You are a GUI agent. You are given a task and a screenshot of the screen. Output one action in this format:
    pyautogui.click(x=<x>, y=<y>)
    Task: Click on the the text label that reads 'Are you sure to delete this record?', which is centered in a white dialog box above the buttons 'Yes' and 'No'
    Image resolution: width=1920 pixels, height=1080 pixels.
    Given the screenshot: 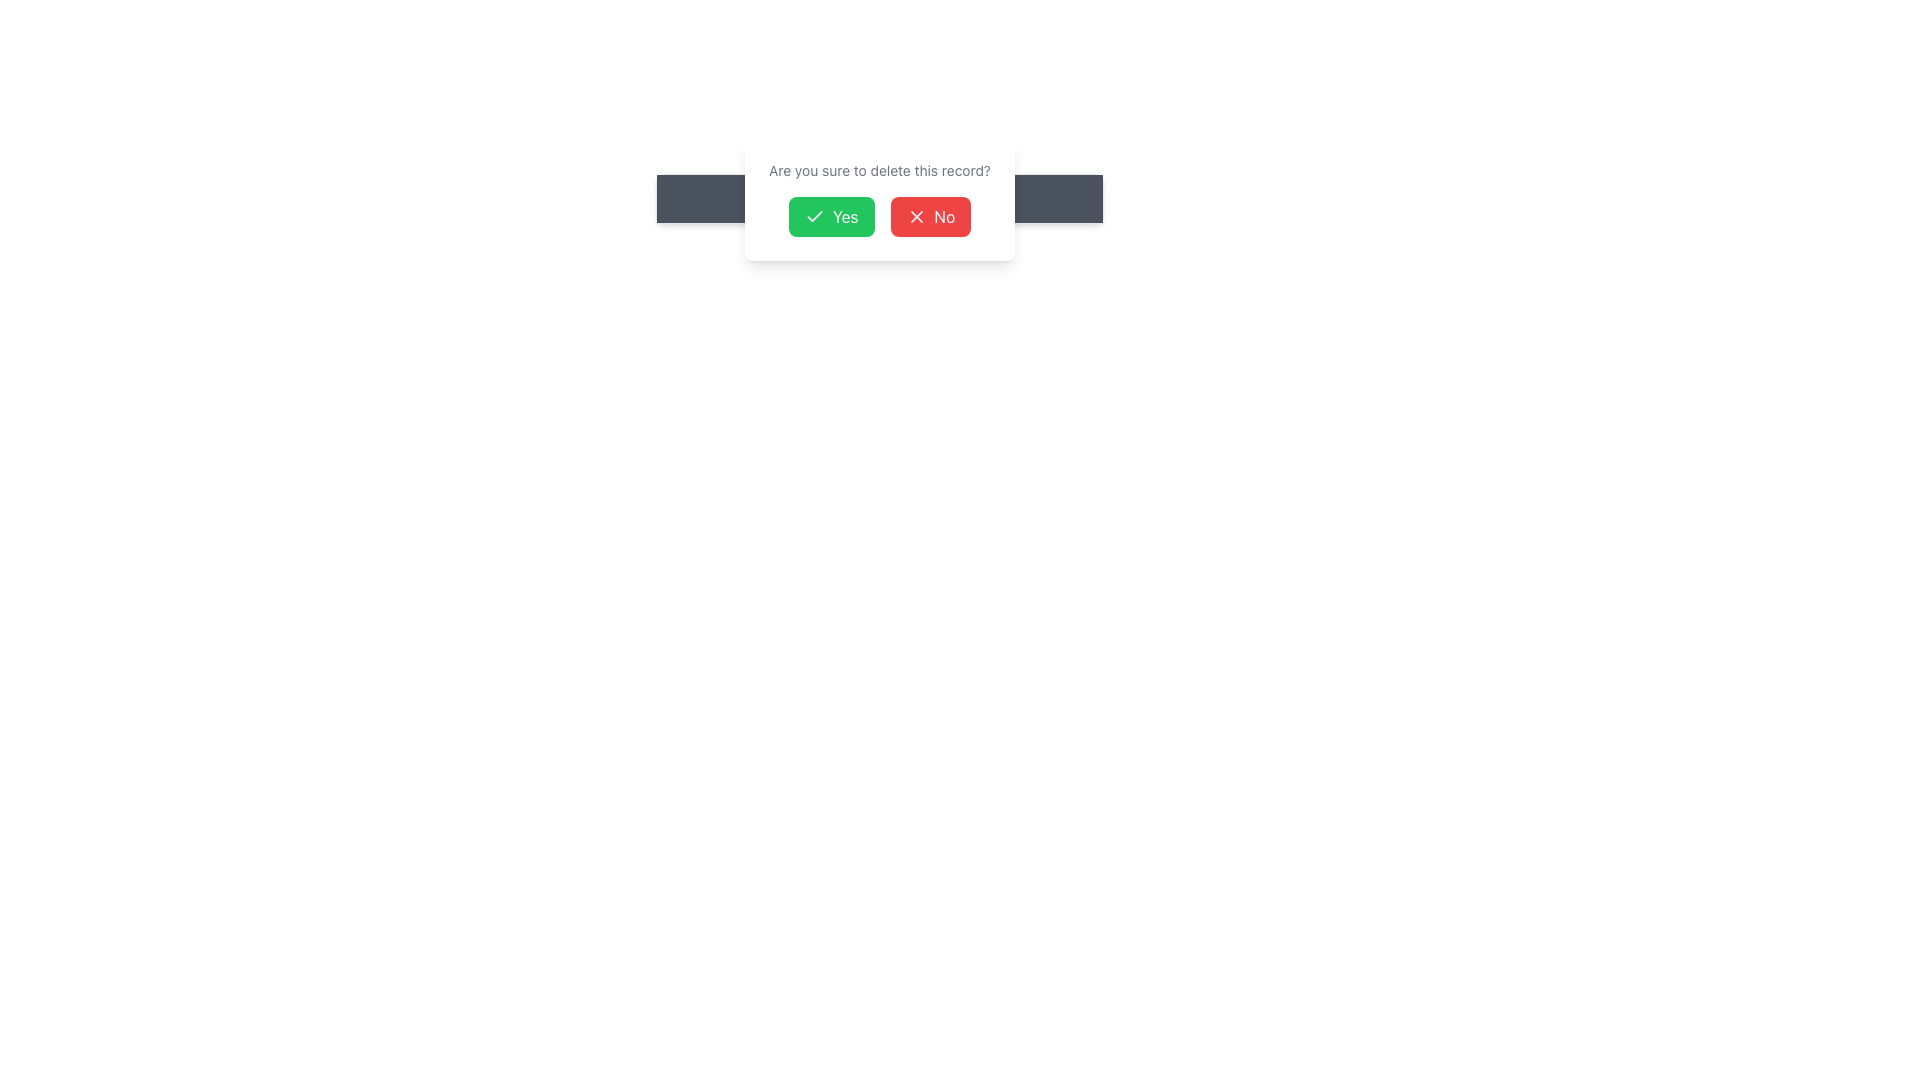 What is the action you would take?
    pyautogui.click(x=879, y=169)
    